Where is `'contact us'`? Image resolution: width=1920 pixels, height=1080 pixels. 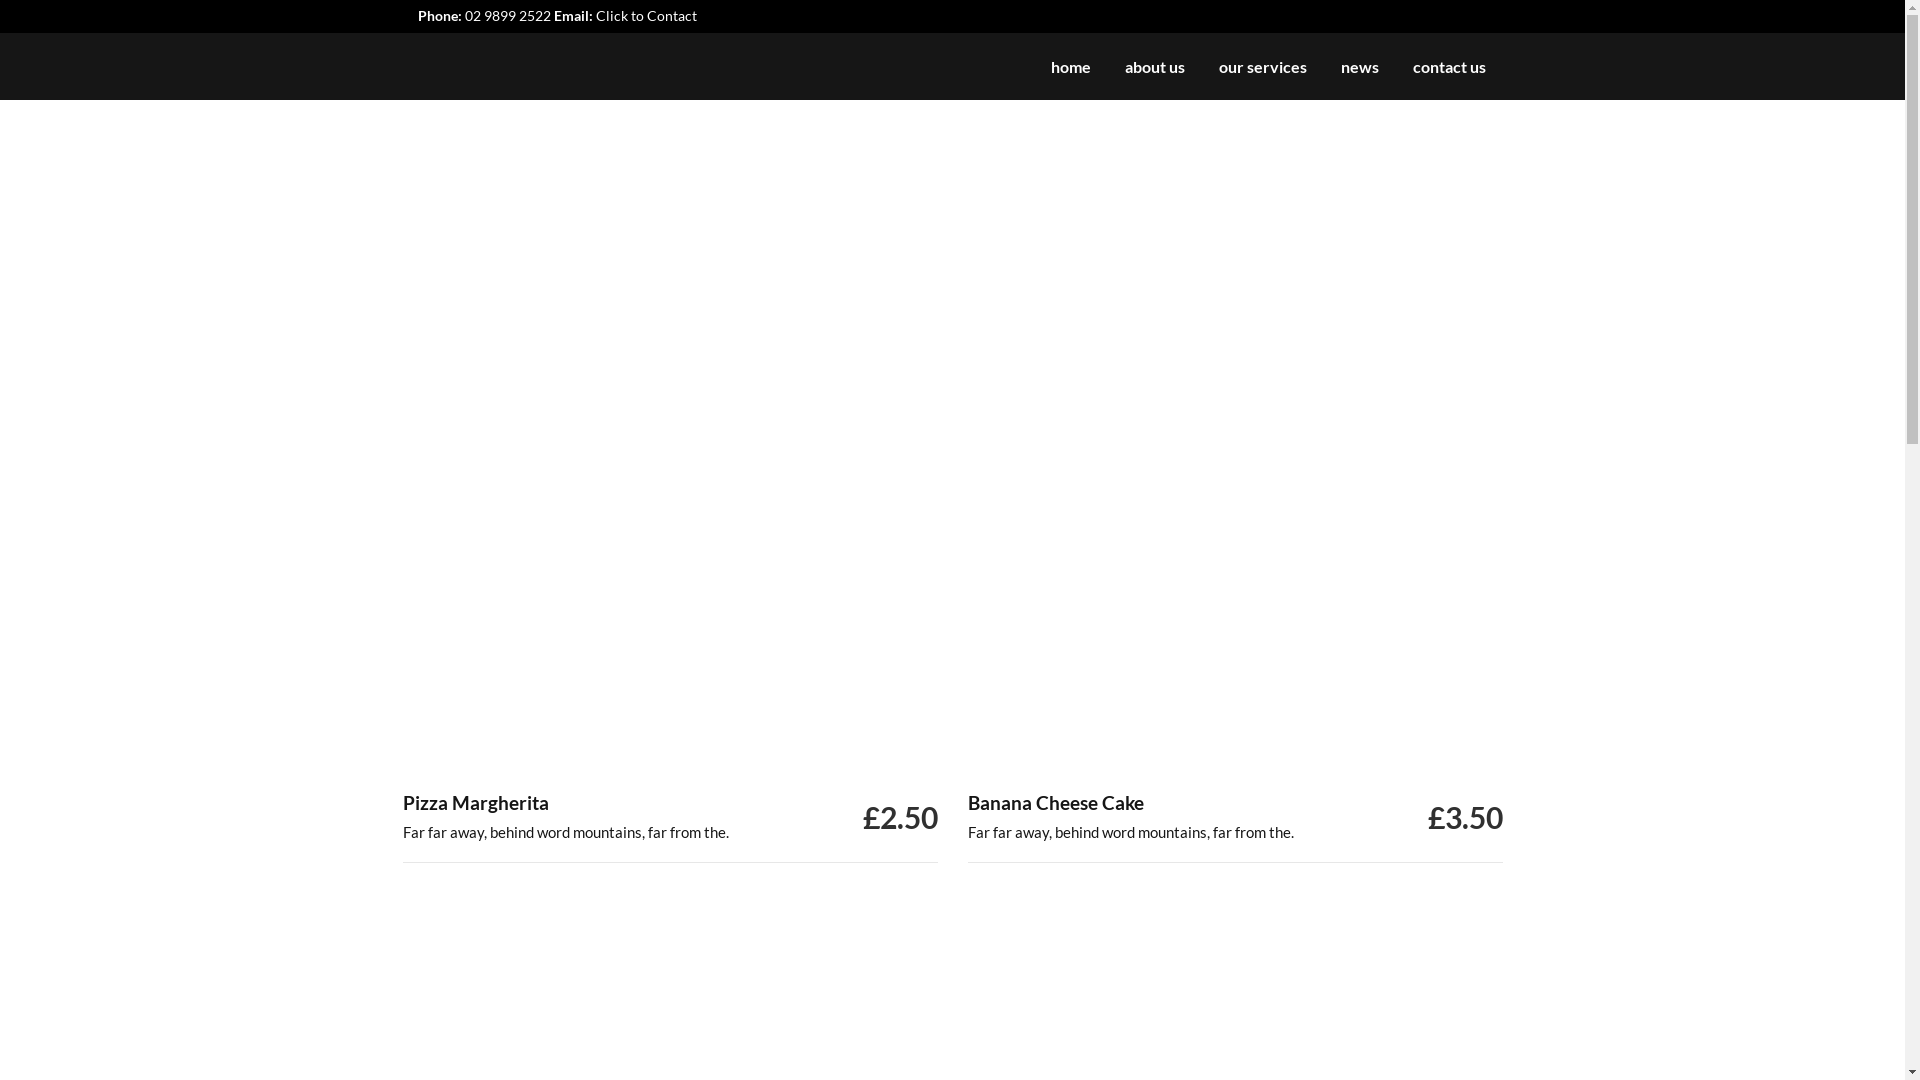
'contact us' is located at coordinates (1395, 65).